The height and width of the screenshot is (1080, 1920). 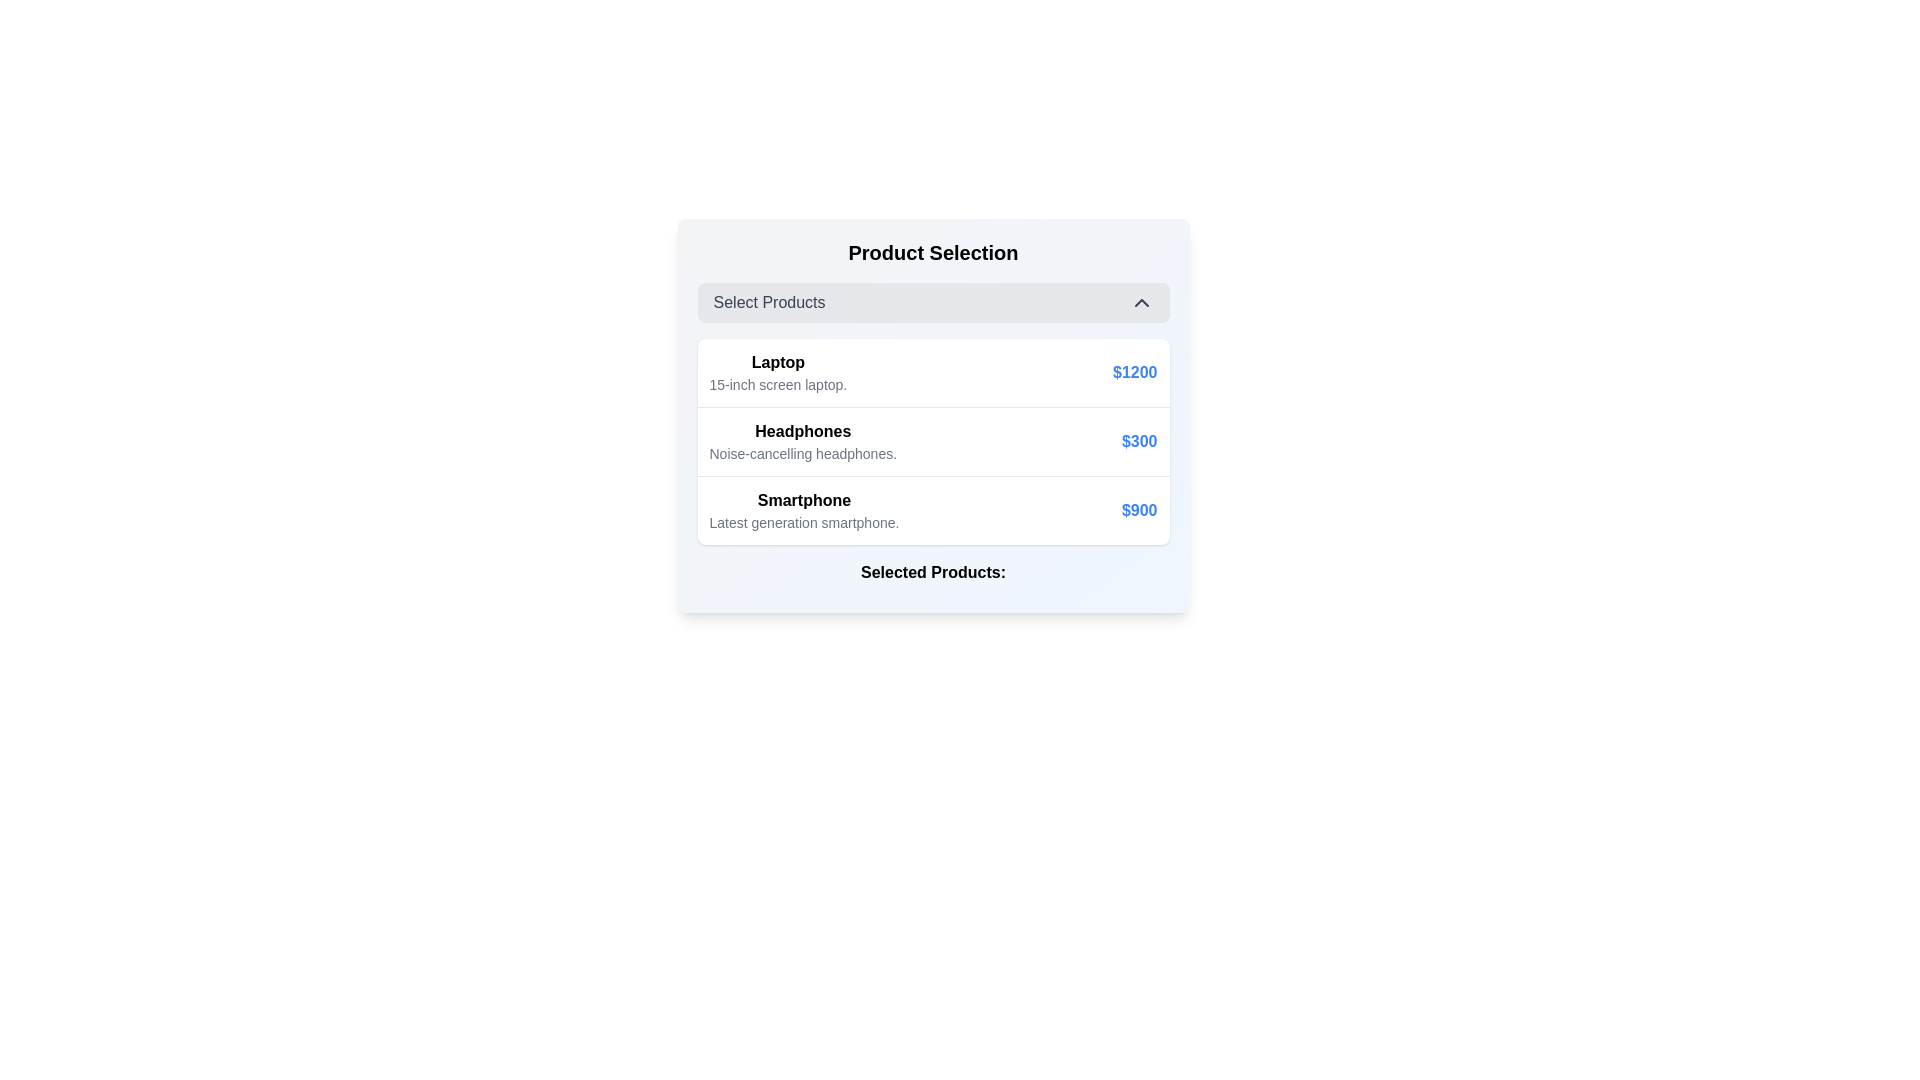 I want to click on the 'Smartphone' text label in the 'Product Selection' interface, so click(x=804, y=509).